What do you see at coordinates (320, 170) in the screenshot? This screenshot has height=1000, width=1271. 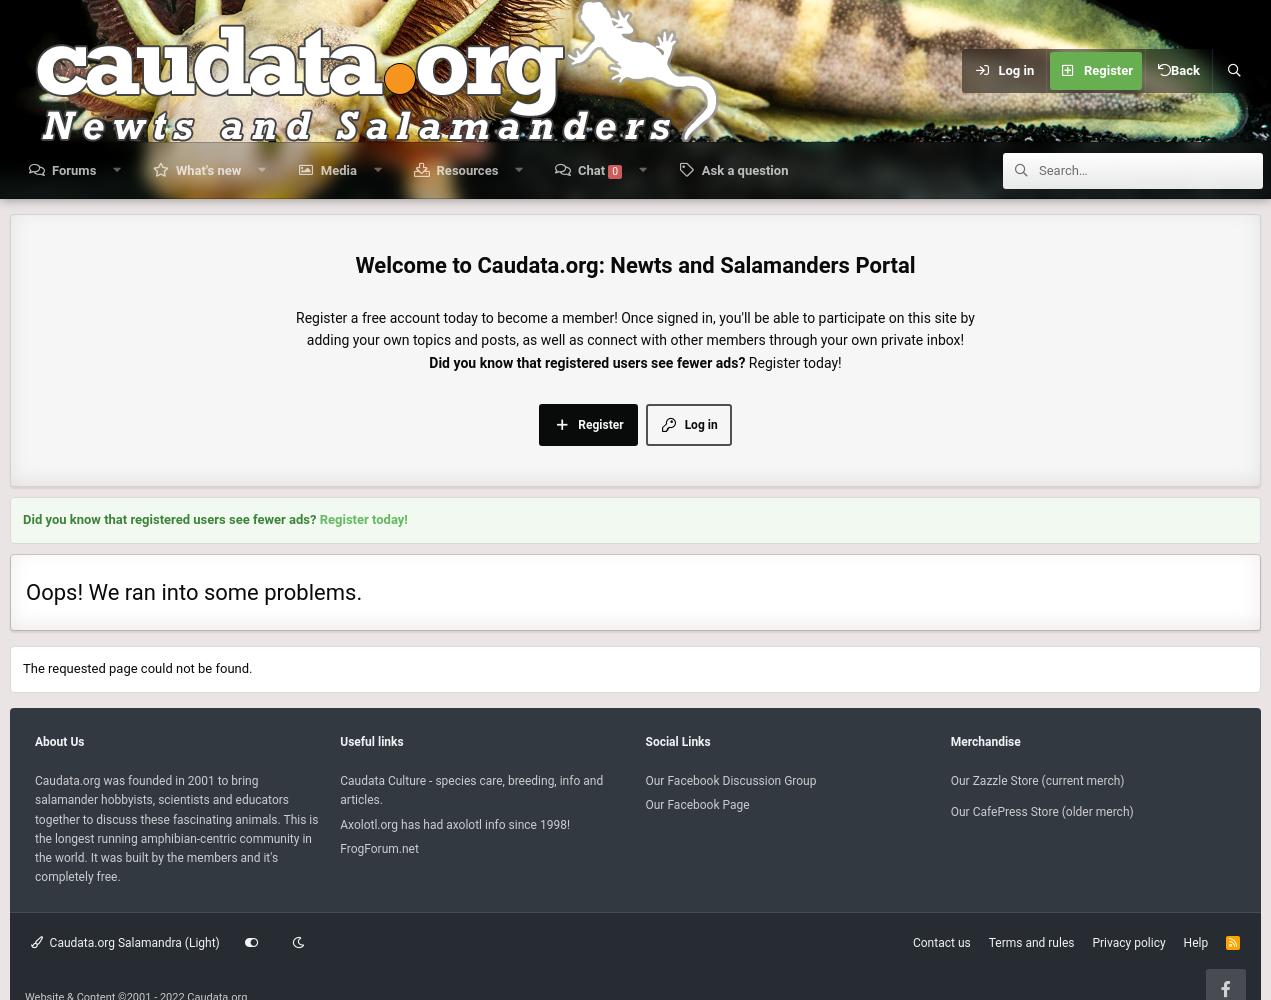 I see `'Media'` at bounding box center [320, 170].